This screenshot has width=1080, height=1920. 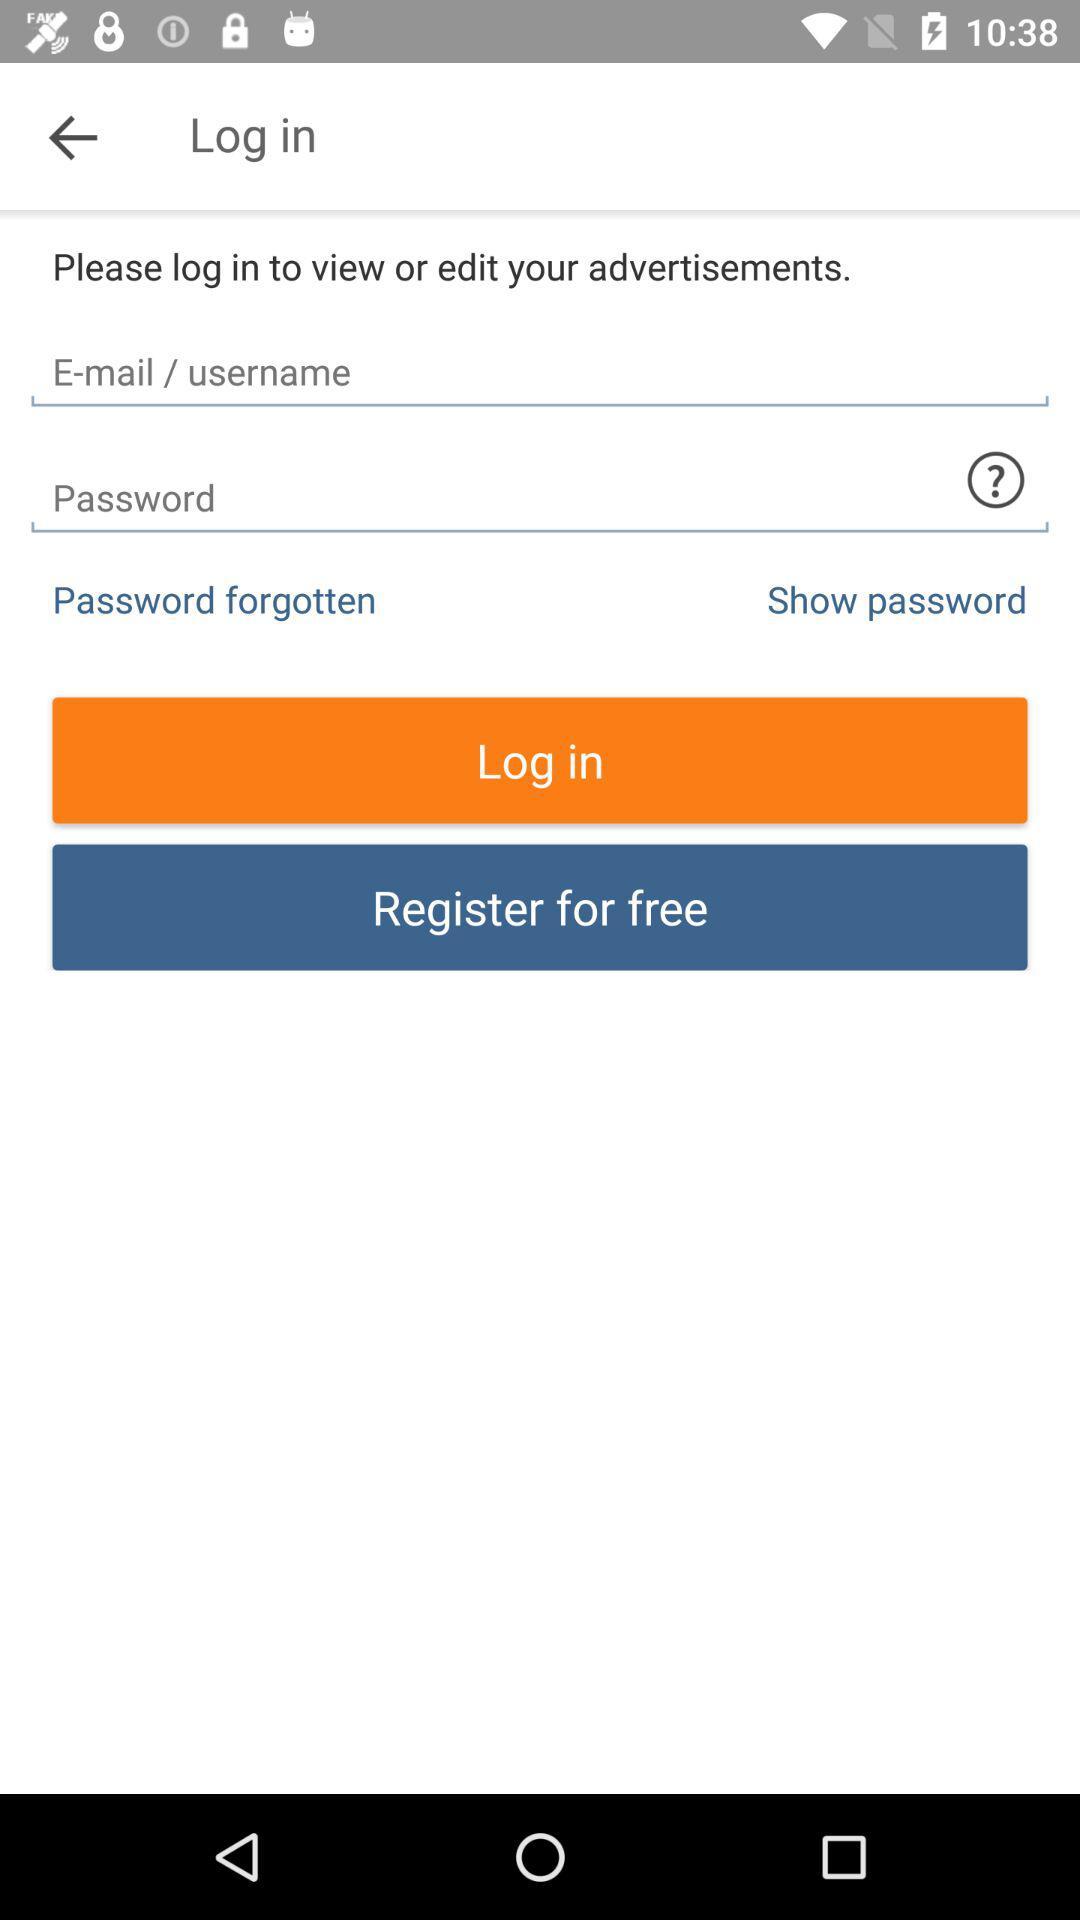 What do you see at coordinates (995, 480) in the screenshot?
I see `login help` at bounding box center [995, 480].